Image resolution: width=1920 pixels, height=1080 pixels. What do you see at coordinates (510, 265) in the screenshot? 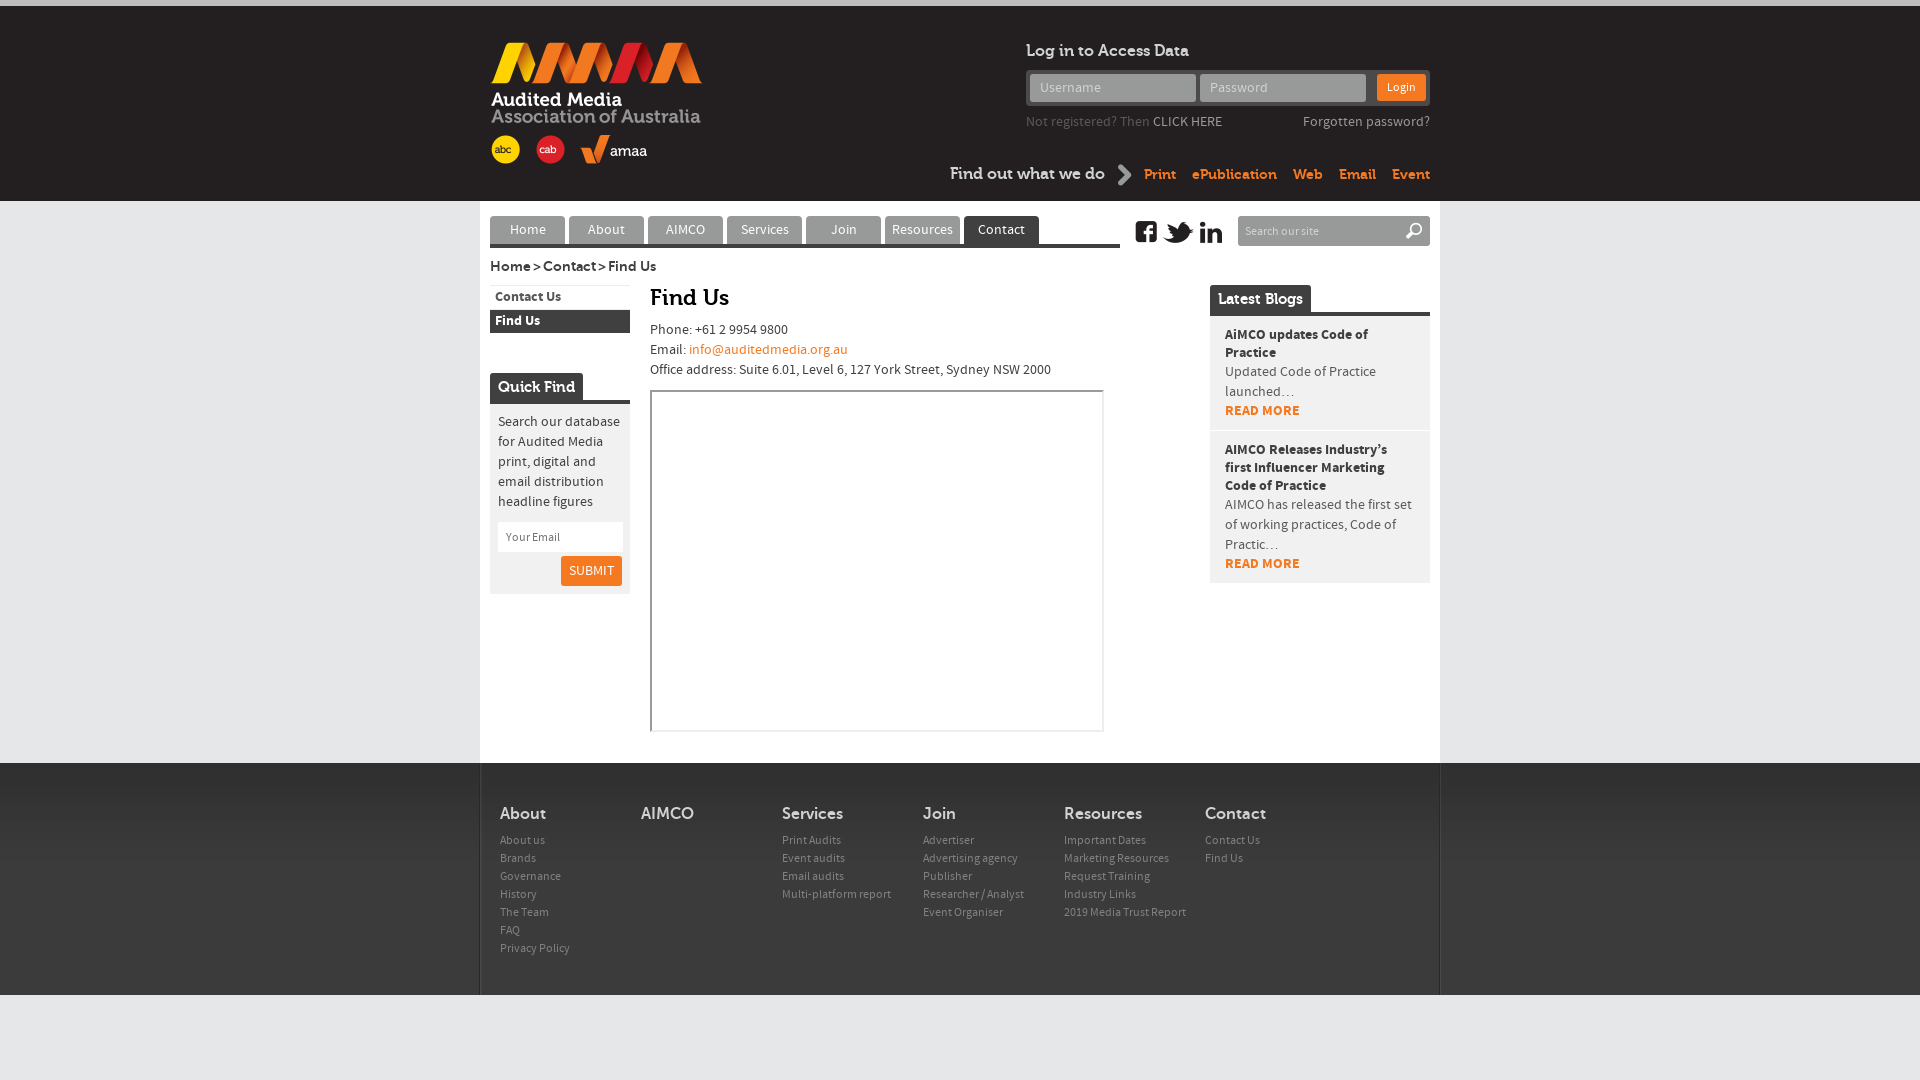
I see `'Home'` at bounding box center [510, 265].